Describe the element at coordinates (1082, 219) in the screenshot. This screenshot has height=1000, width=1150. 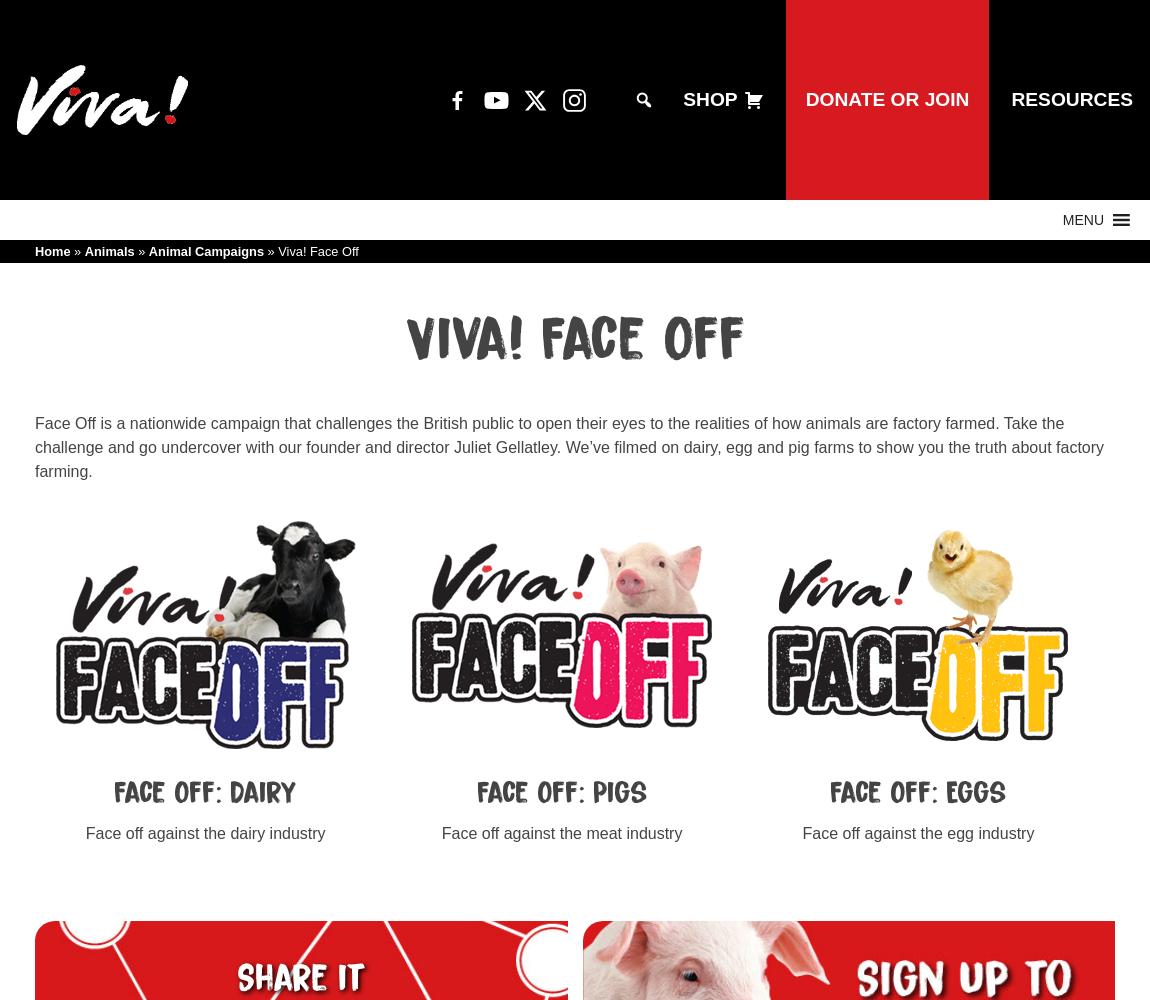
I see `'MENU'` at that location.